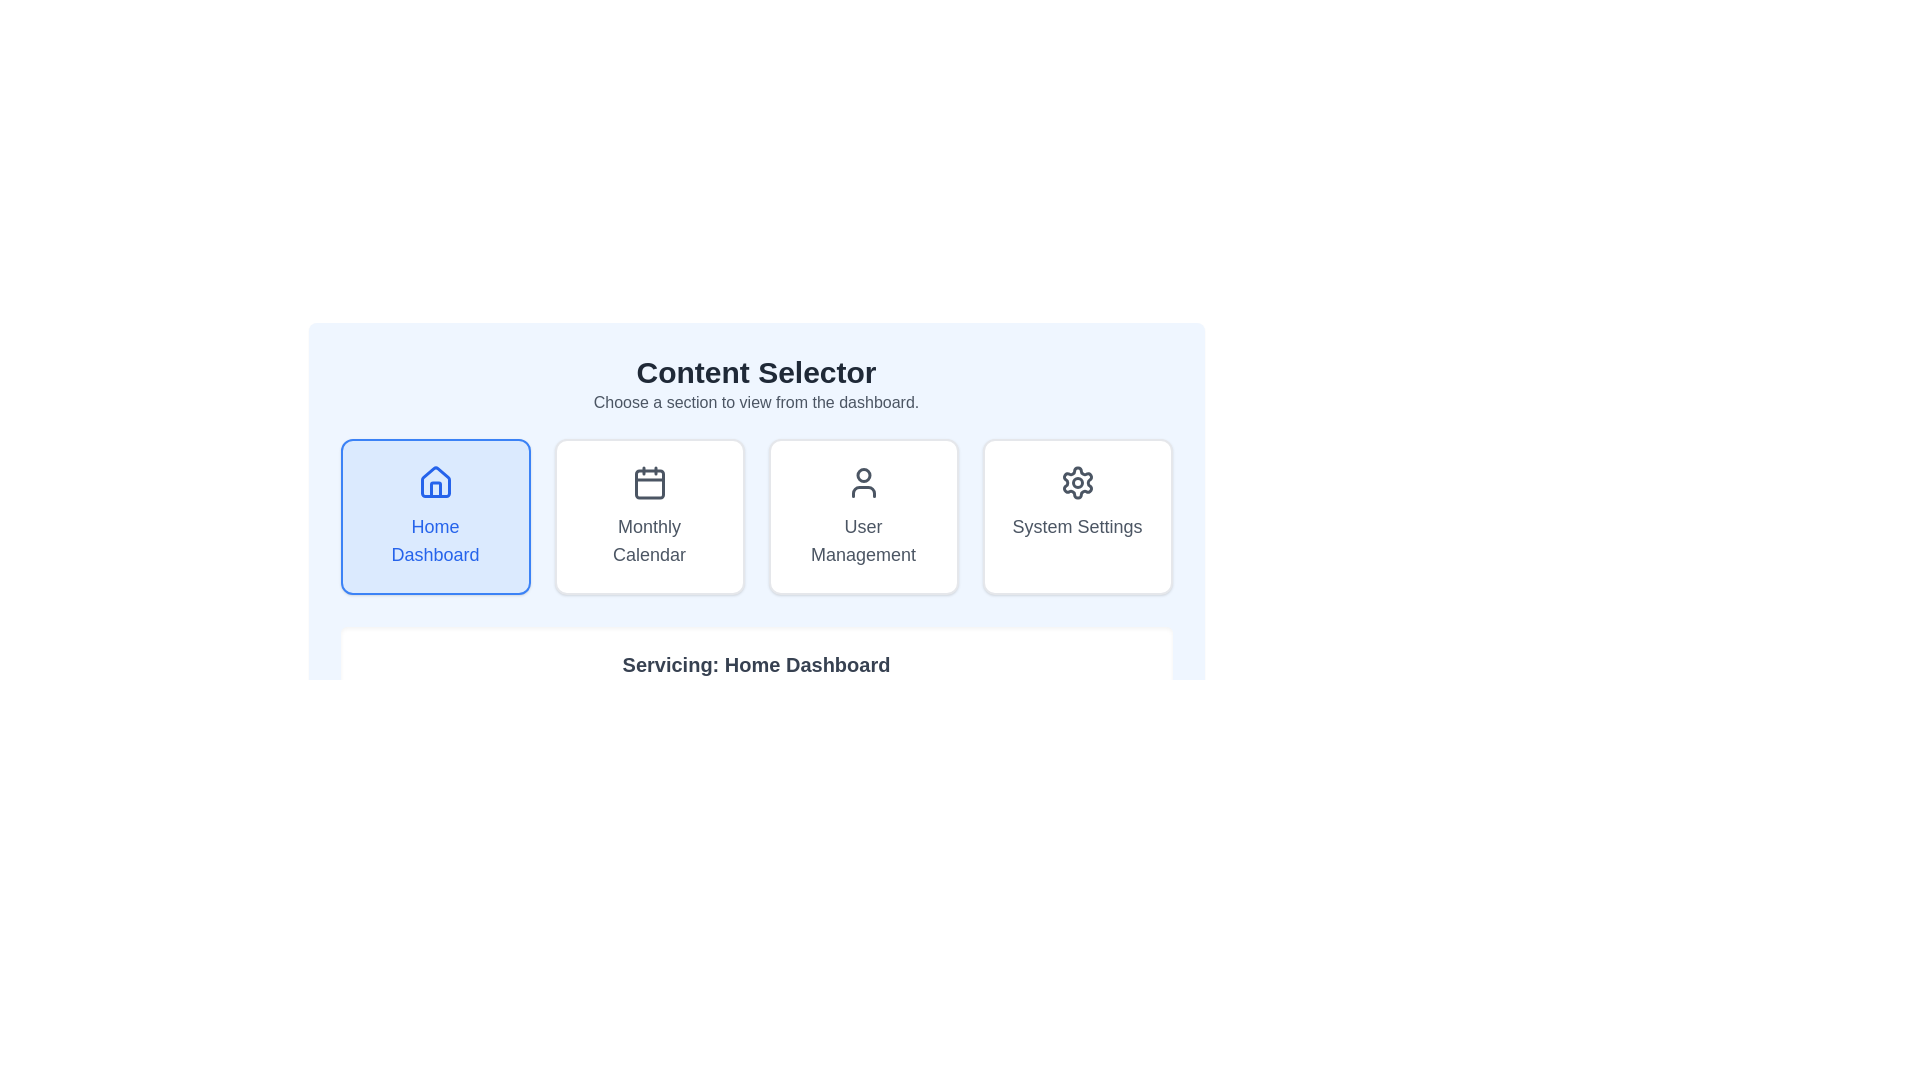  What do you see at coordinates (1076, 526) in the screenshot?
I see `the 'System Settings' text label located below the gear icon` at bounding box center [1076, 526].